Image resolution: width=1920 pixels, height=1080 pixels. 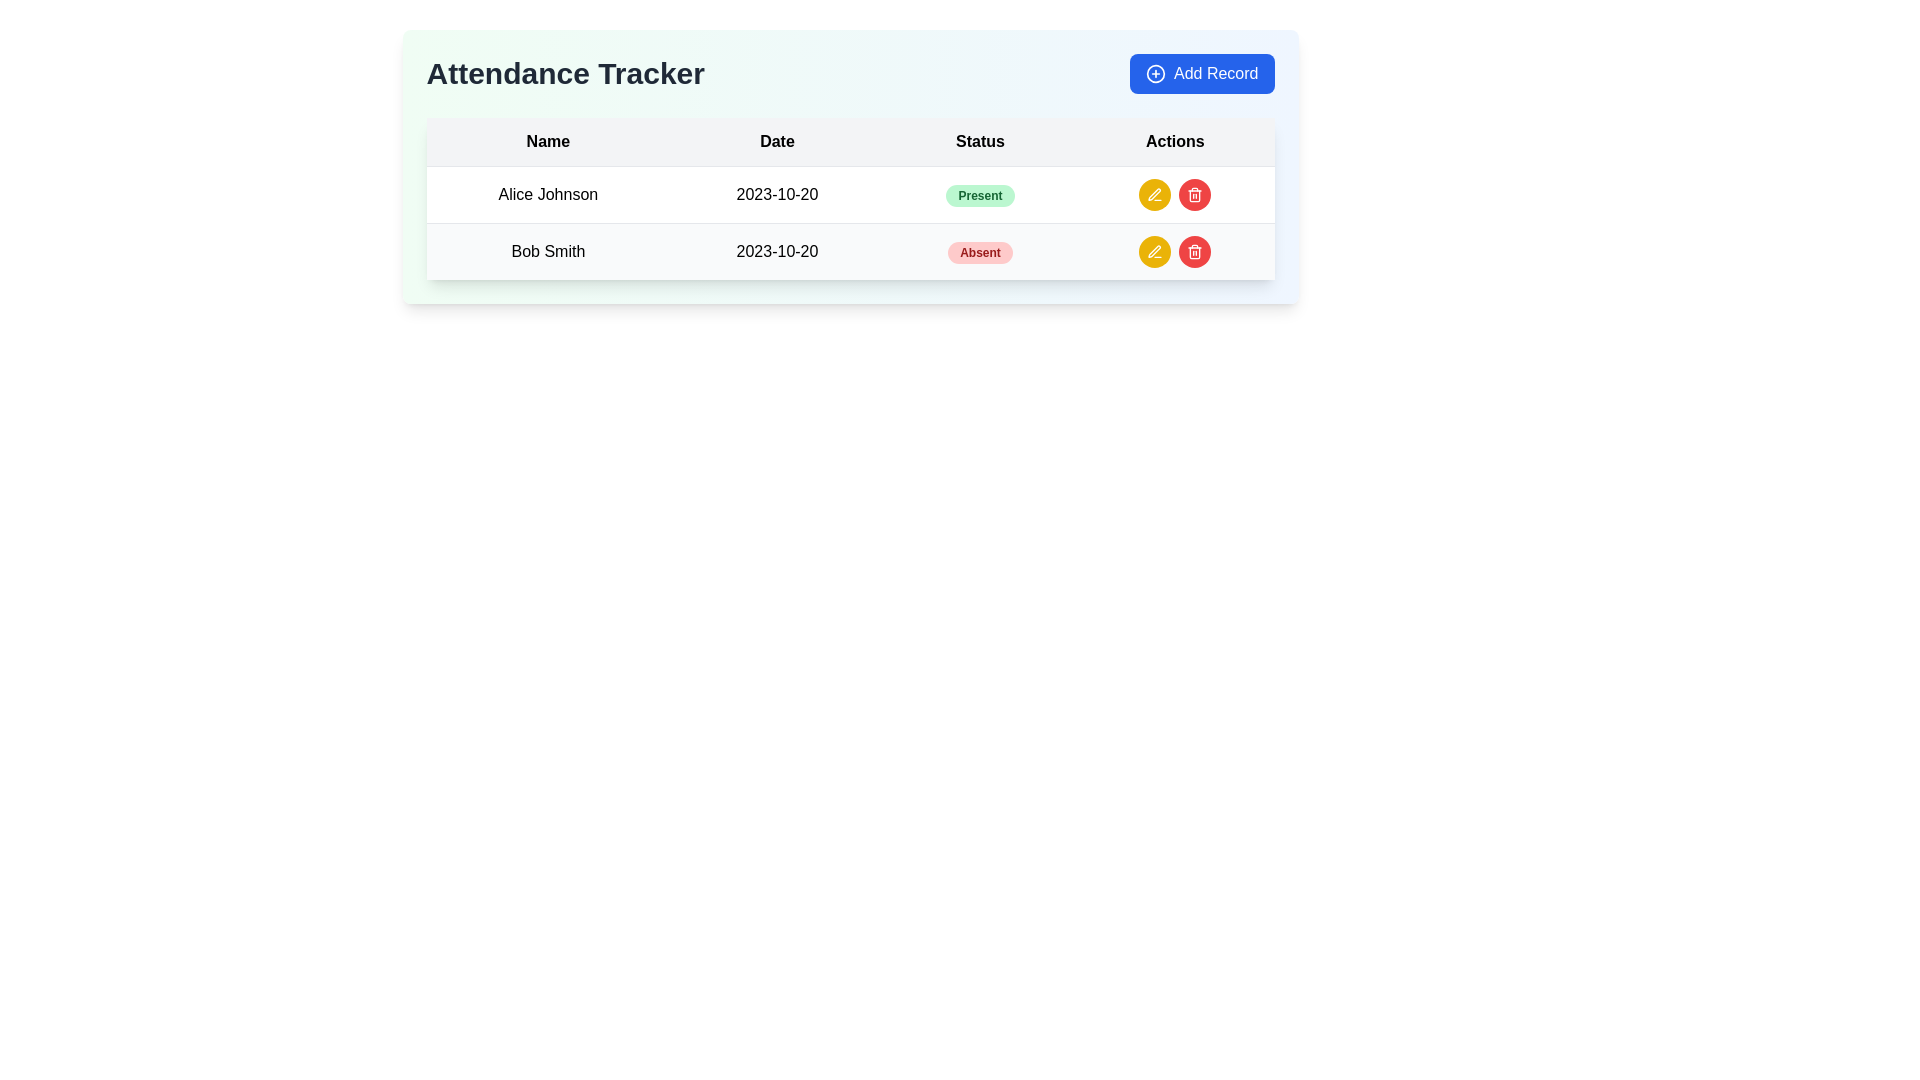 What do you see at coordinates (776, 250) in the screenshot?
I see `text displayed in the static text label representing the date of attendance for the individual in the second row and second column of the table, adjacent to 'Bob Smith' and 'Absent'` at bounding box center [776, 250].